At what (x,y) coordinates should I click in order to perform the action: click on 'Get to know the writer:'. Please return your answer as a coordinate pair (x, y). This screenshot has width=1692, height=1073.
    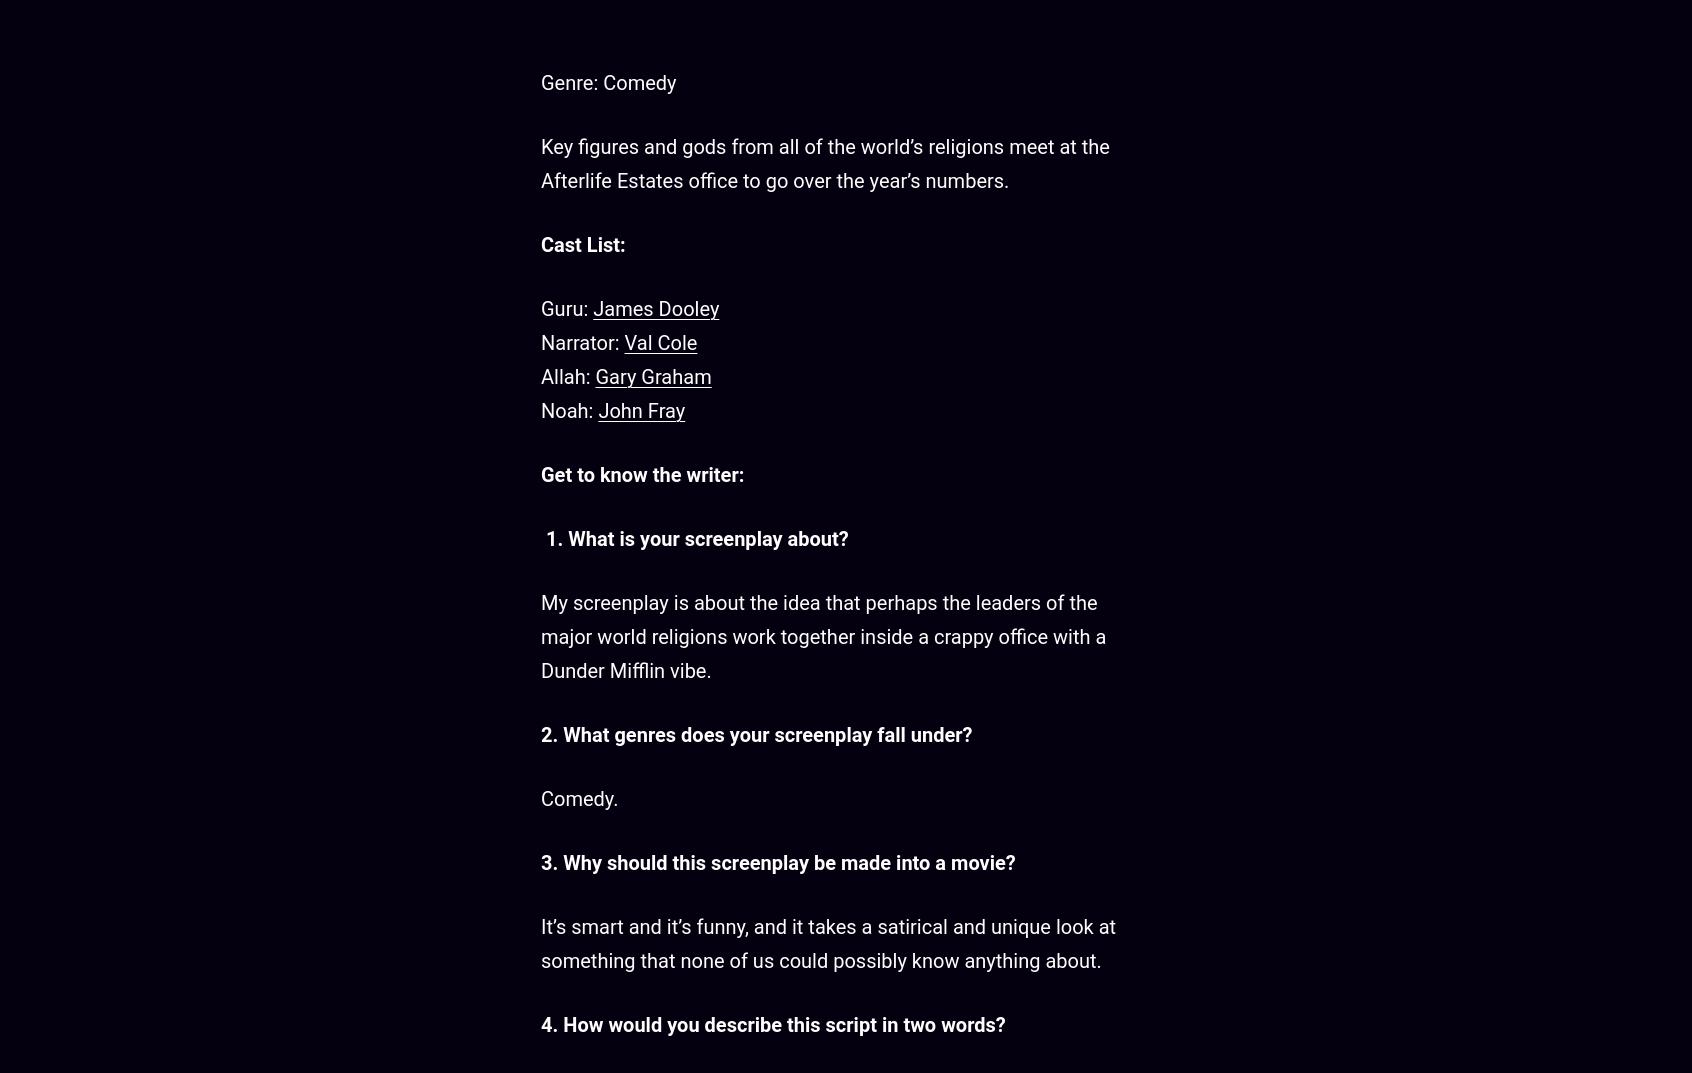
    Looking at the image, I should click on (540, 475).